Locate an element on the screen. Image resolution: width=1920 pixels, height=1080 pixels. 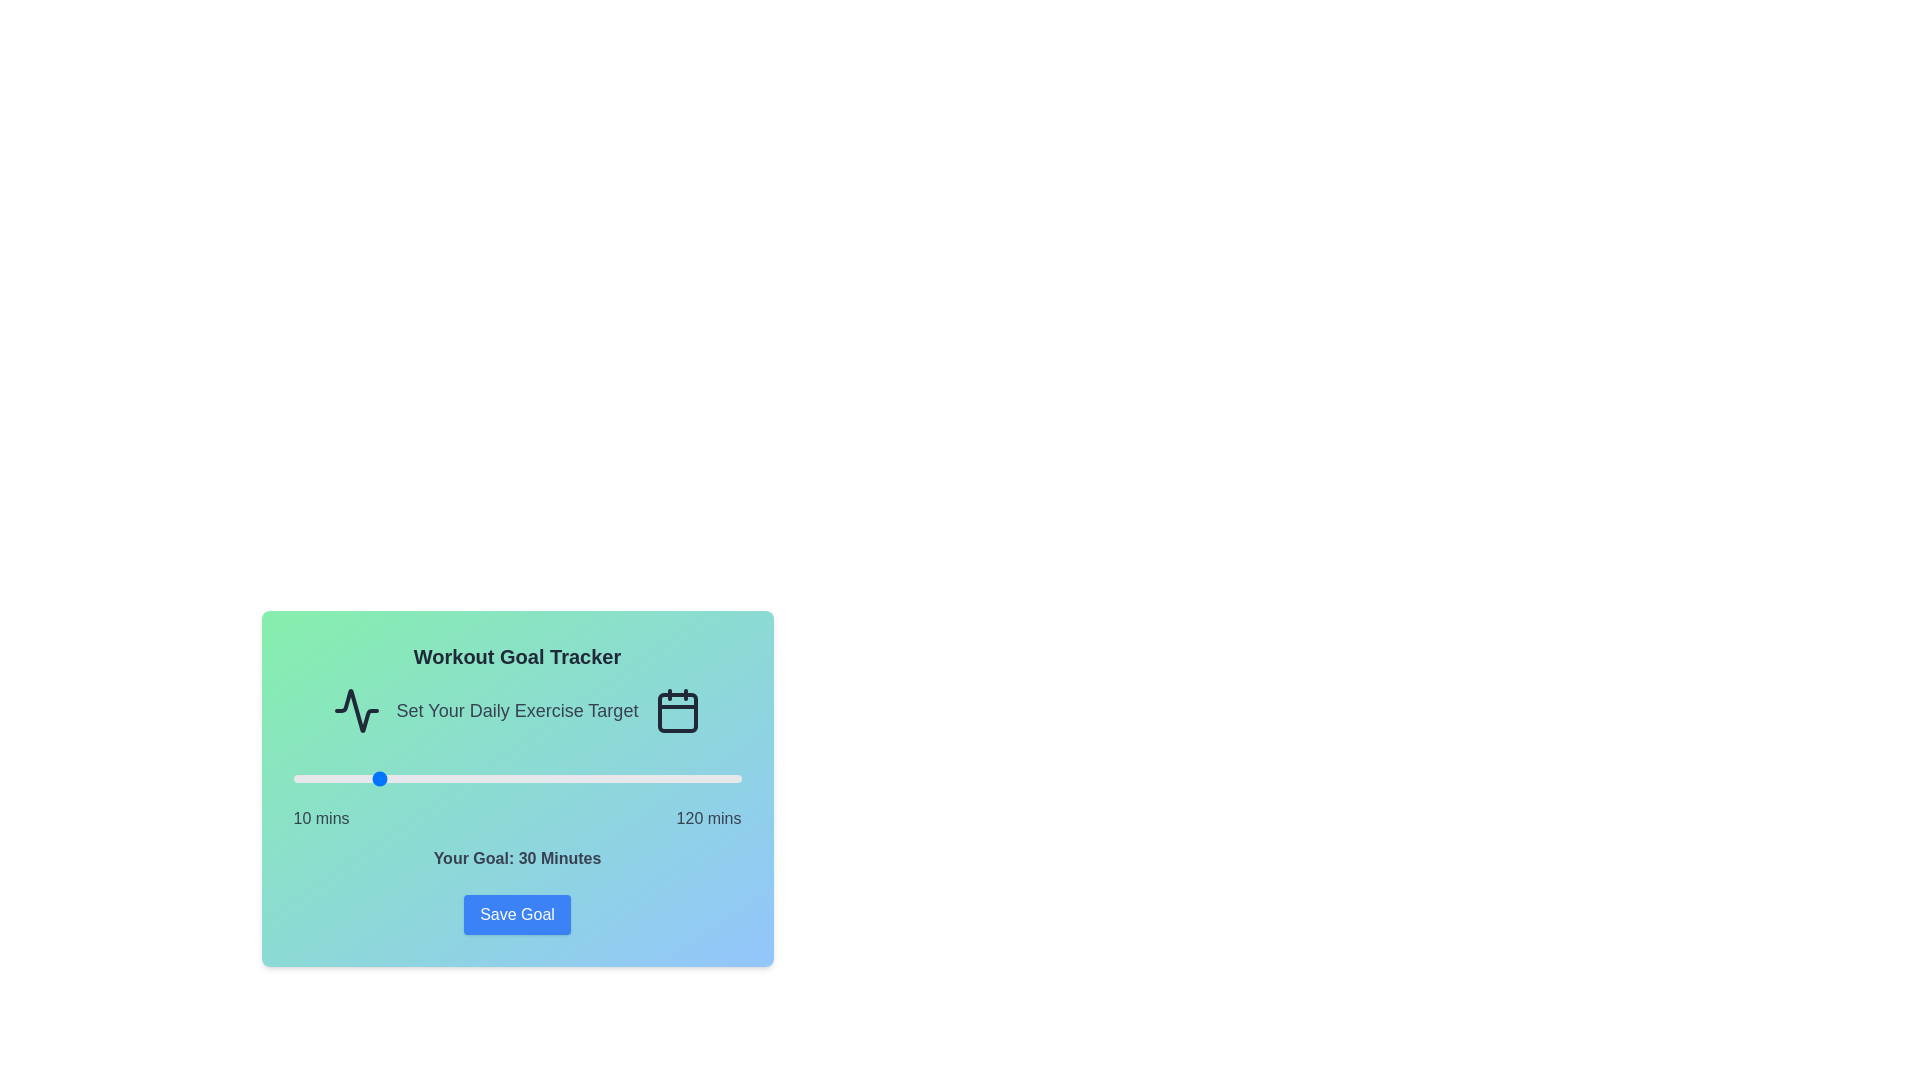
the range slider label '120 mins' to highlight it is located at coordinates (709, 818).